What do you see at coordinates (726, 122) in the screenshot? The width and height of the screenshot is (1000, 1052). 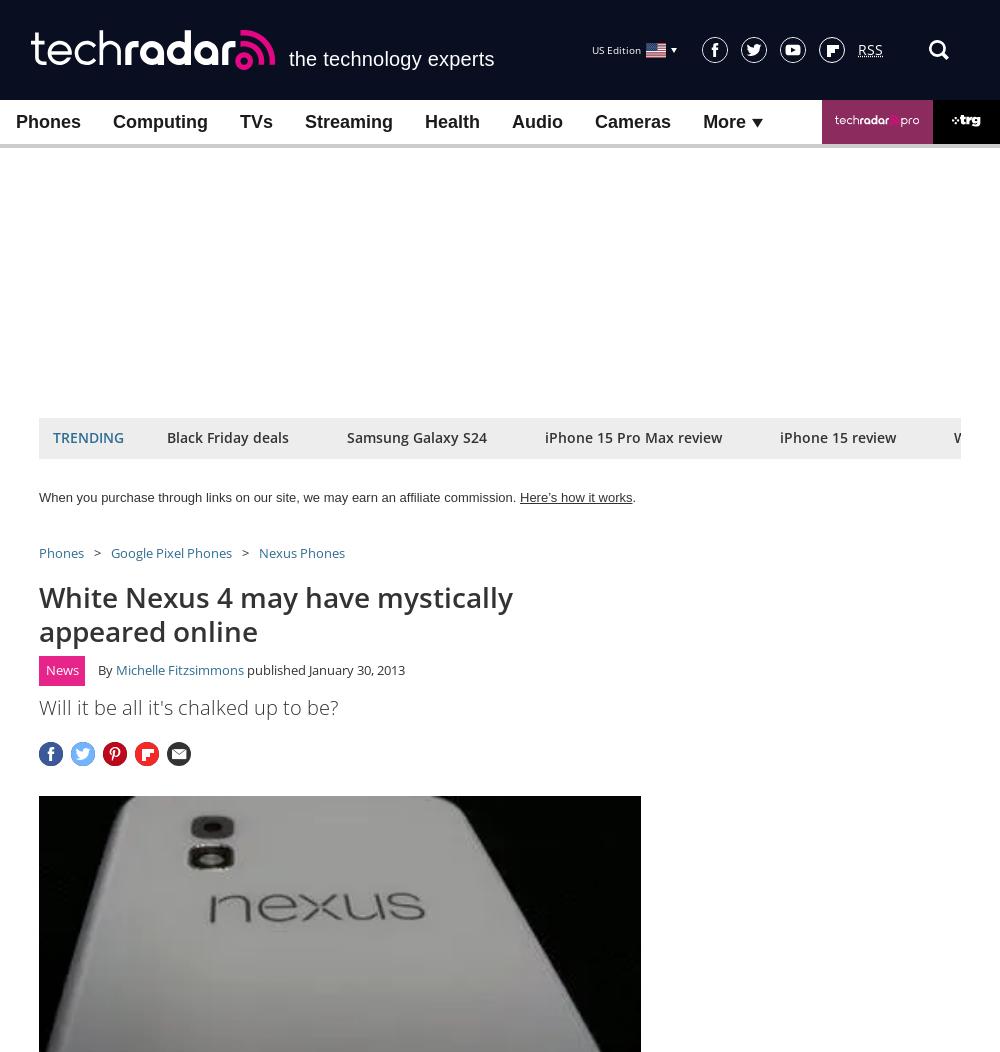 I see `'More'` at bounding box center [726, 122].